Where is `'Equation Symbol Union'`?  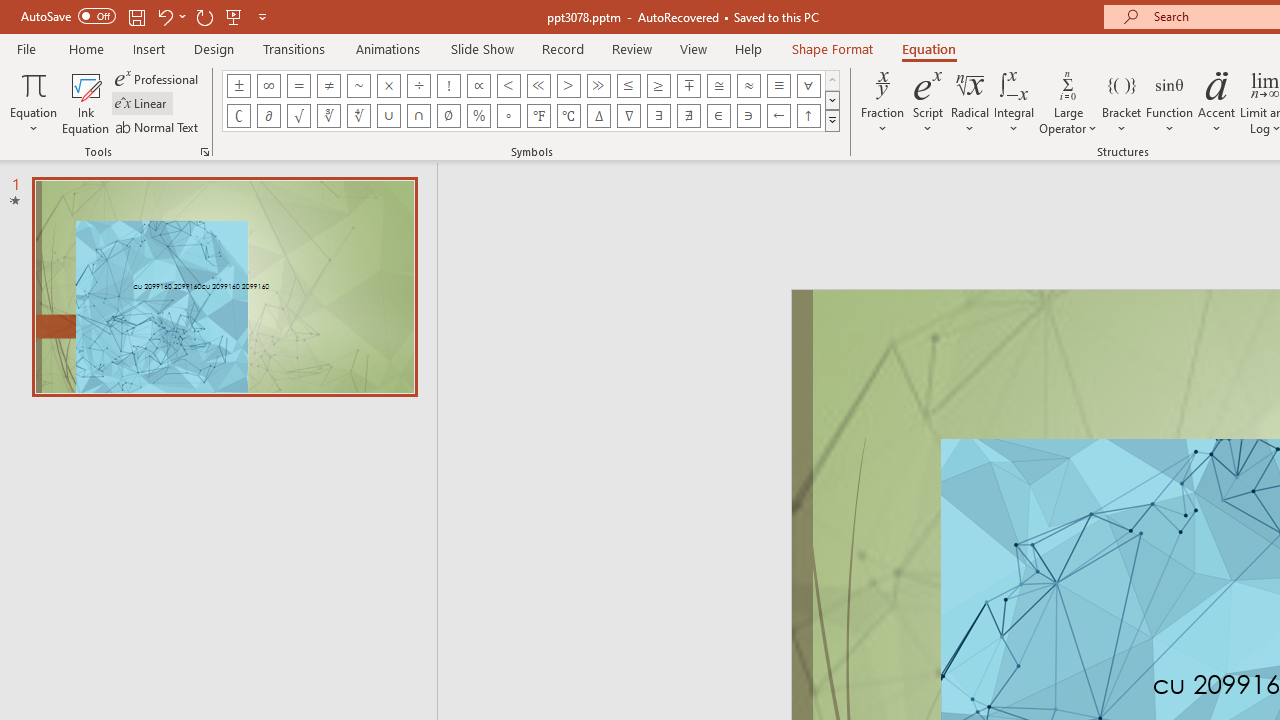
'Equation Symbol Union' is located at coordinates (389, 115).